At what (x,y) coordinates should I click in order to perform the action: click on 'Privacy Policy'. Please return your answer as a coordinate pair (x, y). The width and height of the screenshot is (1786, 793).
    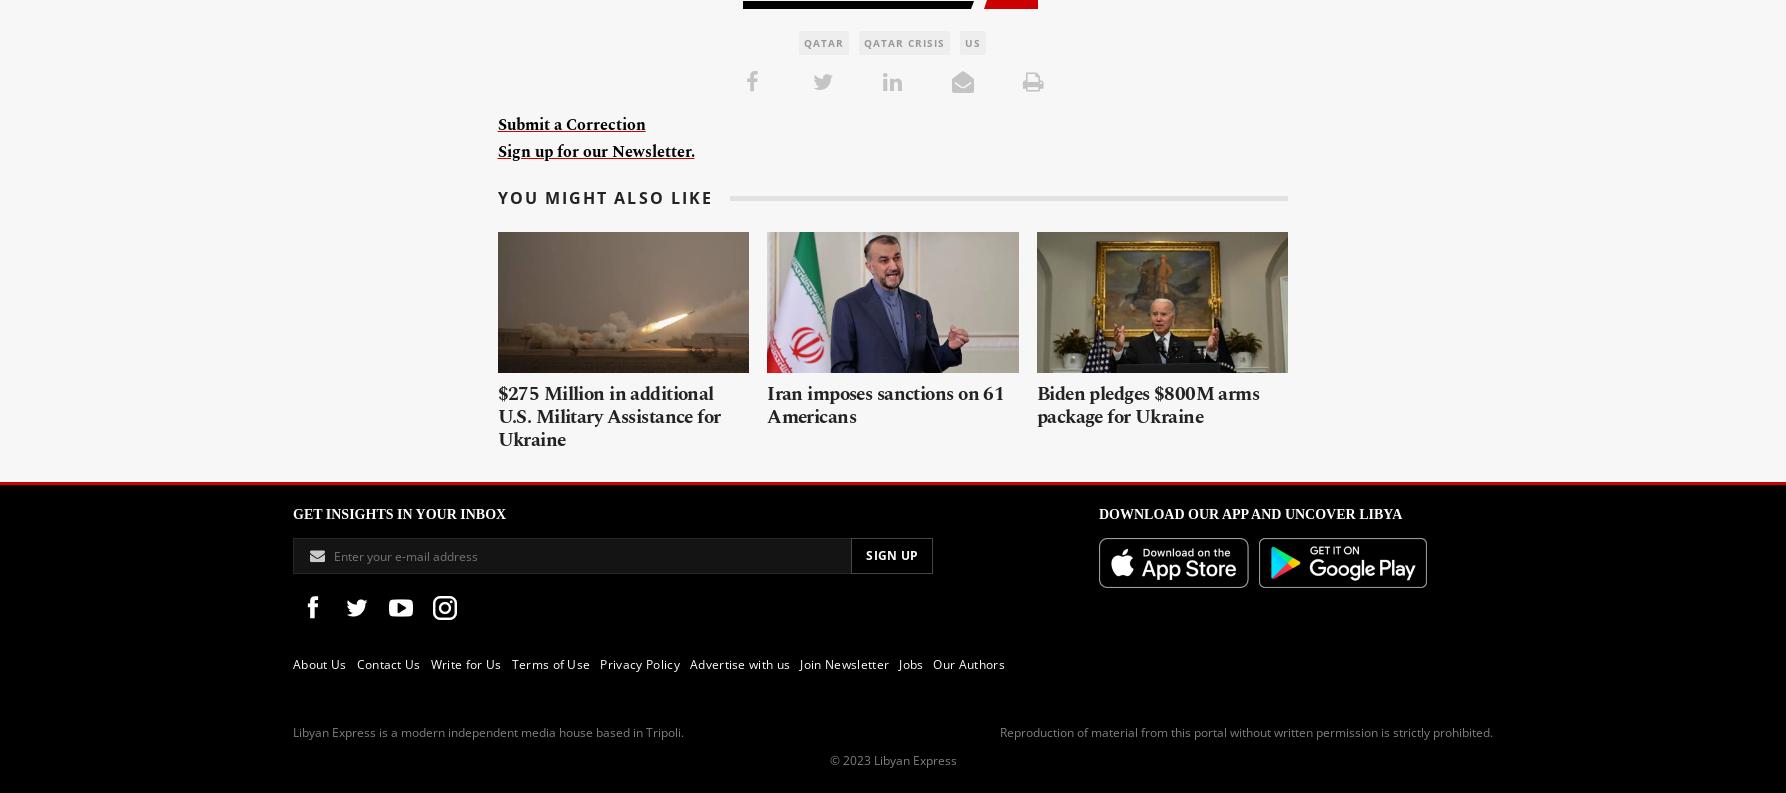
    Looking at the image, I should click on (639, 664).